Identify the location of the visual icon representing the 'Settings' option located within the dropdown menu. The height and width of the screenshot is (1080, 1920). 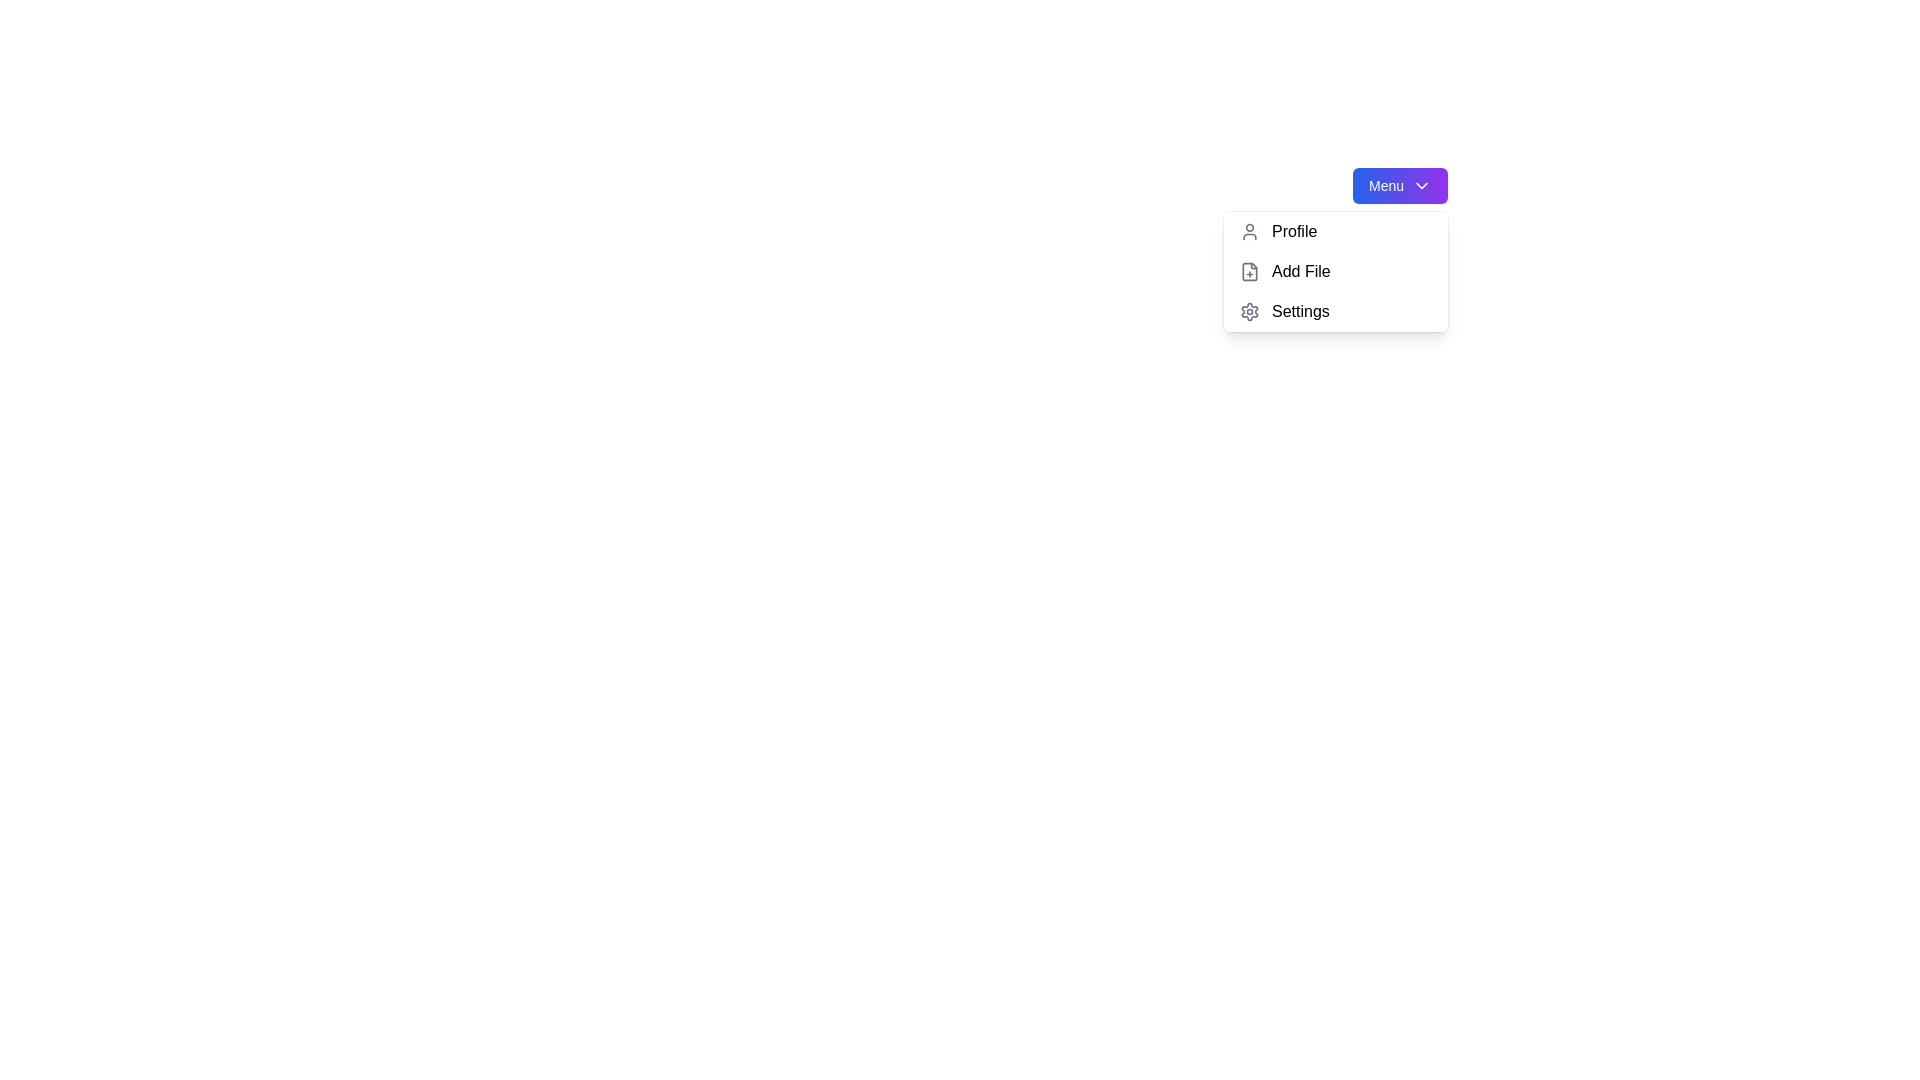
(1248, 312).